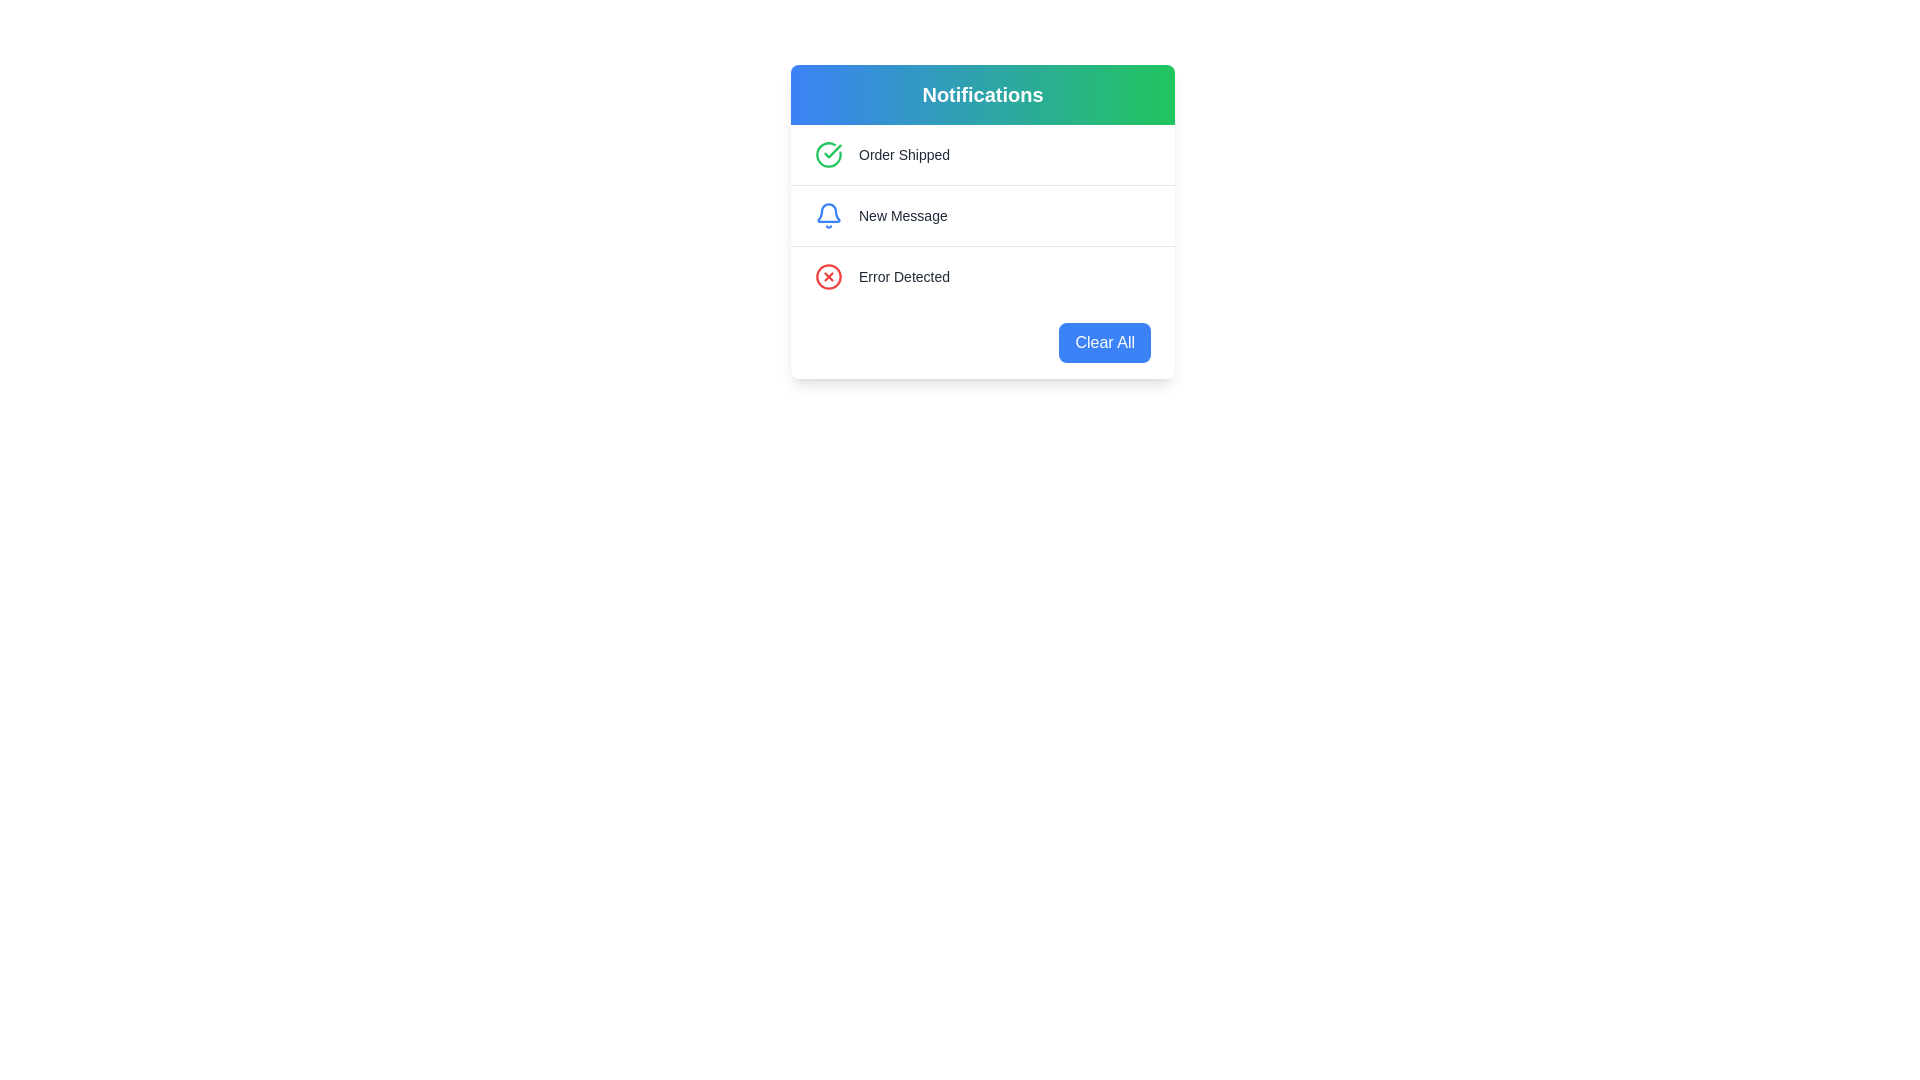 This screenshot has width=1920, height=1080. I want to click on the 'Order Shipped' status icon located at the leftmost part of the notification row before the text 'Order Shipped', so click(829, 153).